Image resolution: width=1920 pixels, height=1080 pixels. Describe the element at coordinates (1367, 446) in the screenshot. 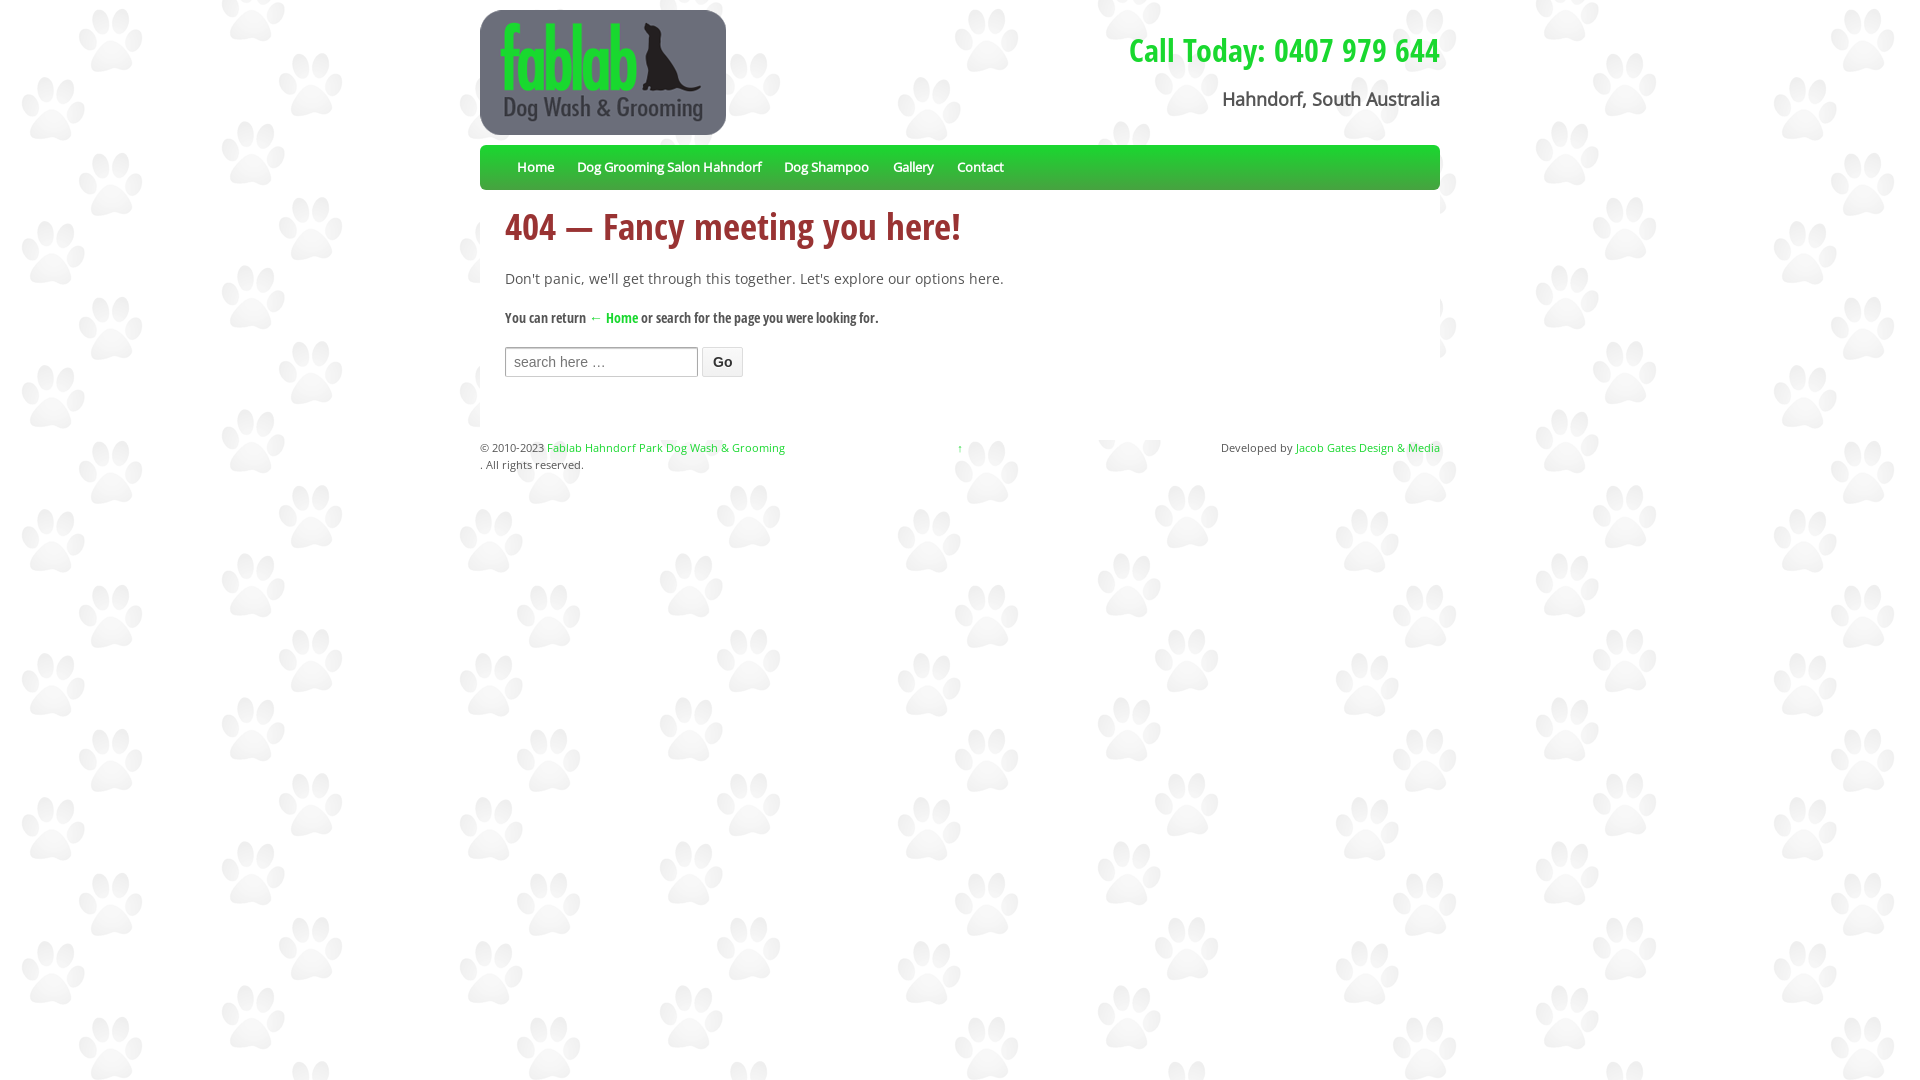

I see `'Jacob Gates Design & Media'` at that location.